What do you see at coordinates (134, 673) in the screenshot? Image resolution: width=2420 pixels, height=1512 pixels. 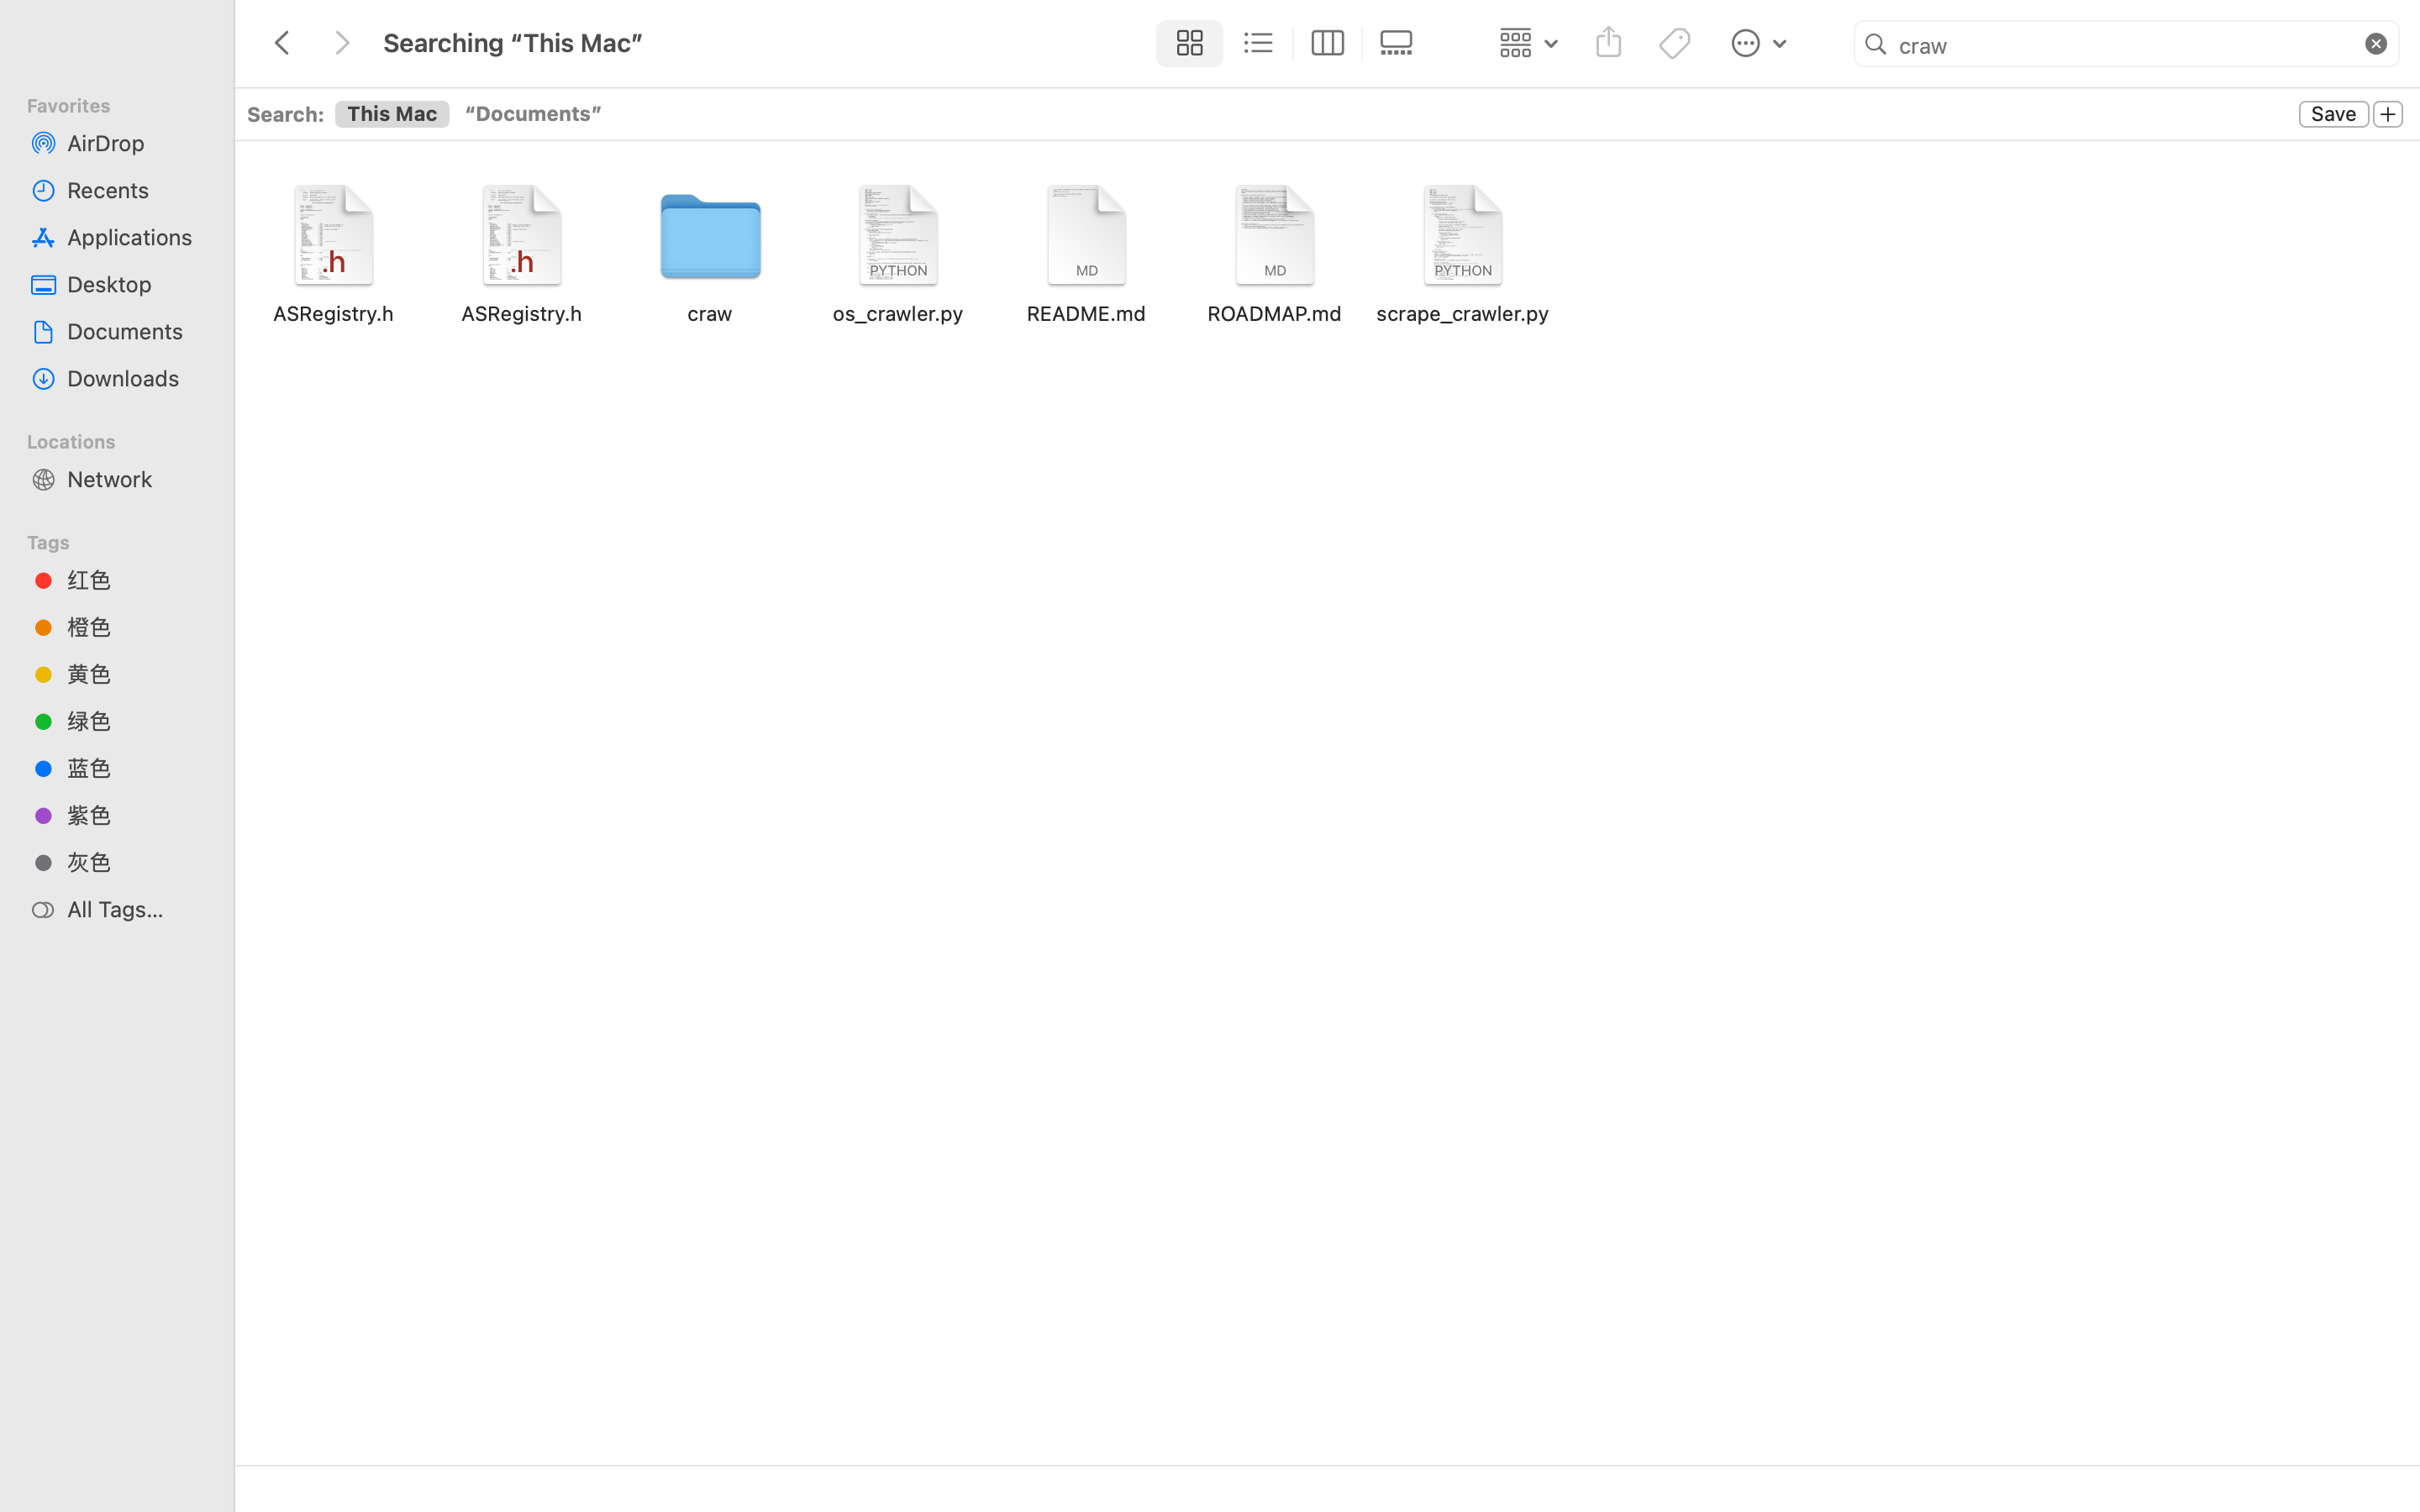 I see `'黄色'` at bounding box center [134, 673].